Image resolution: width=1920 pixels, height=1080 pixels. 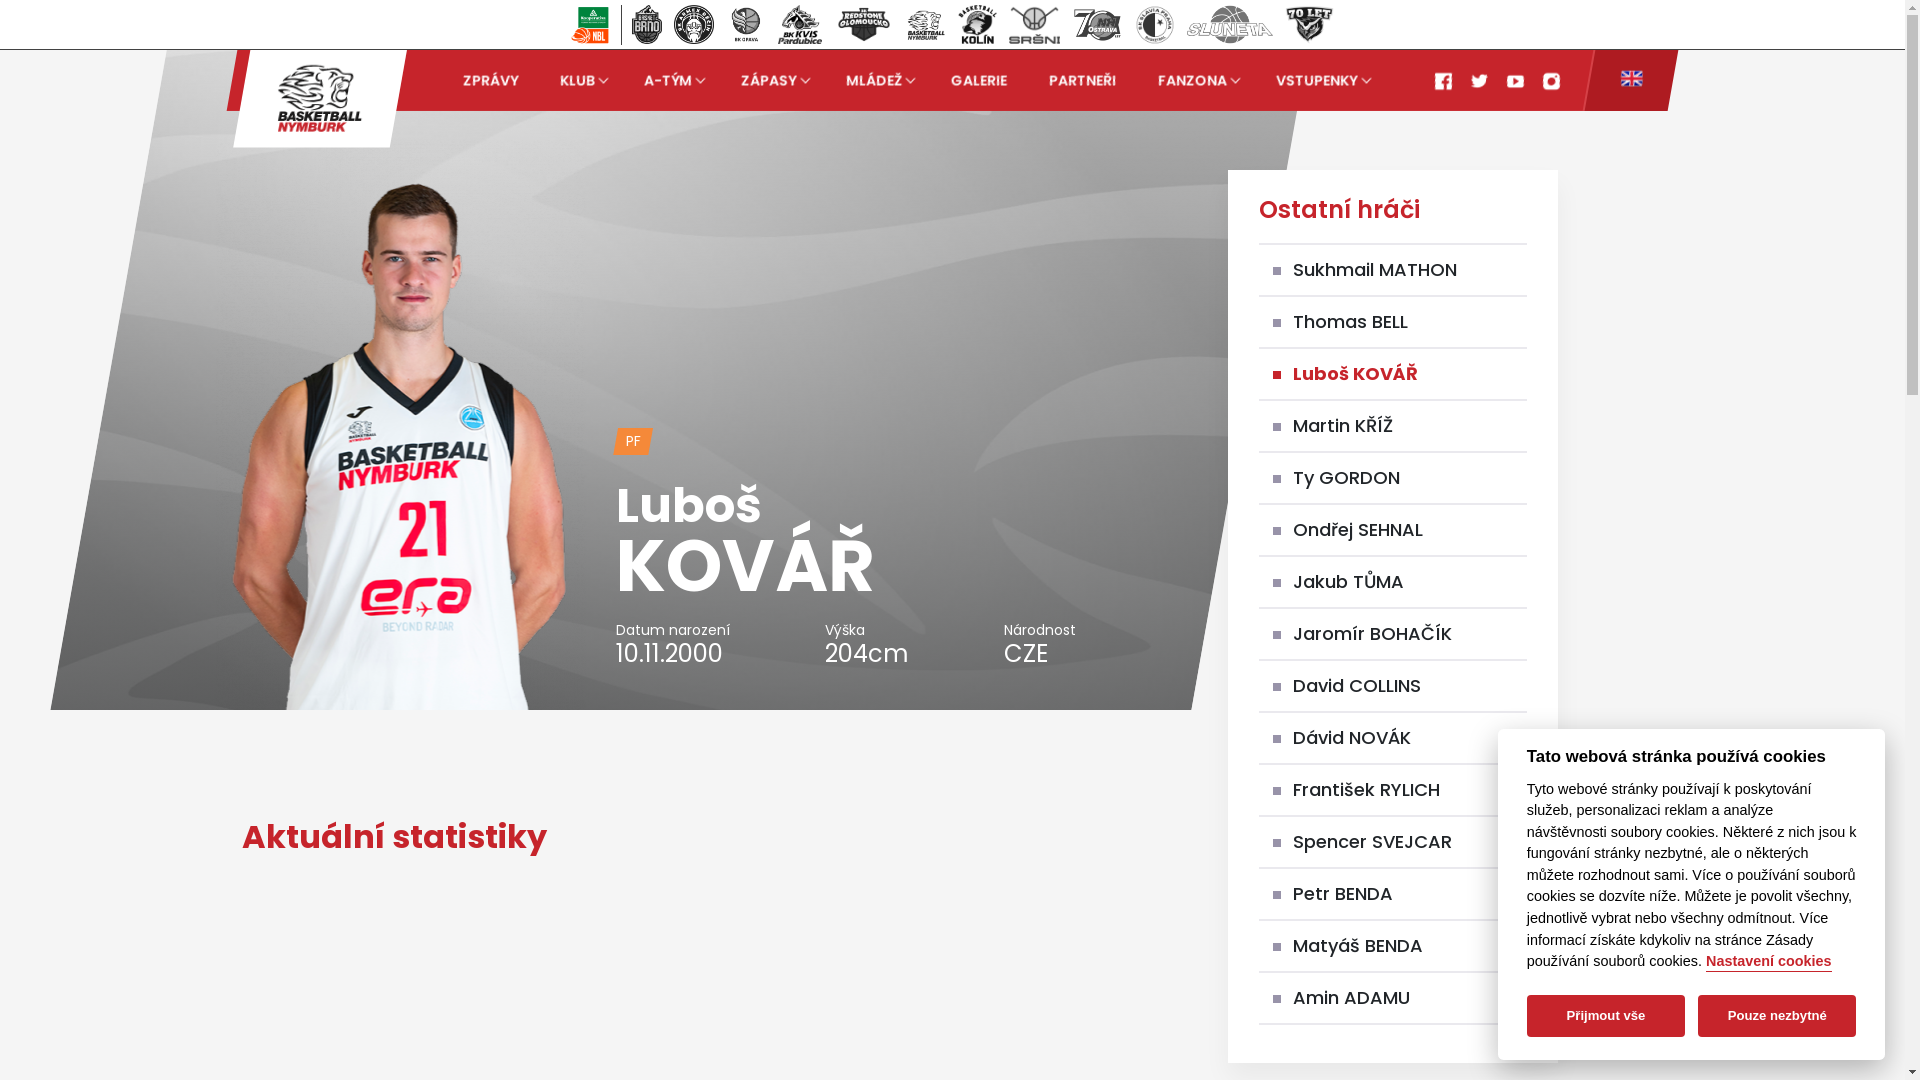 I want to click on 'Spencer SVEJCAR', so click(x=1292, y=841).